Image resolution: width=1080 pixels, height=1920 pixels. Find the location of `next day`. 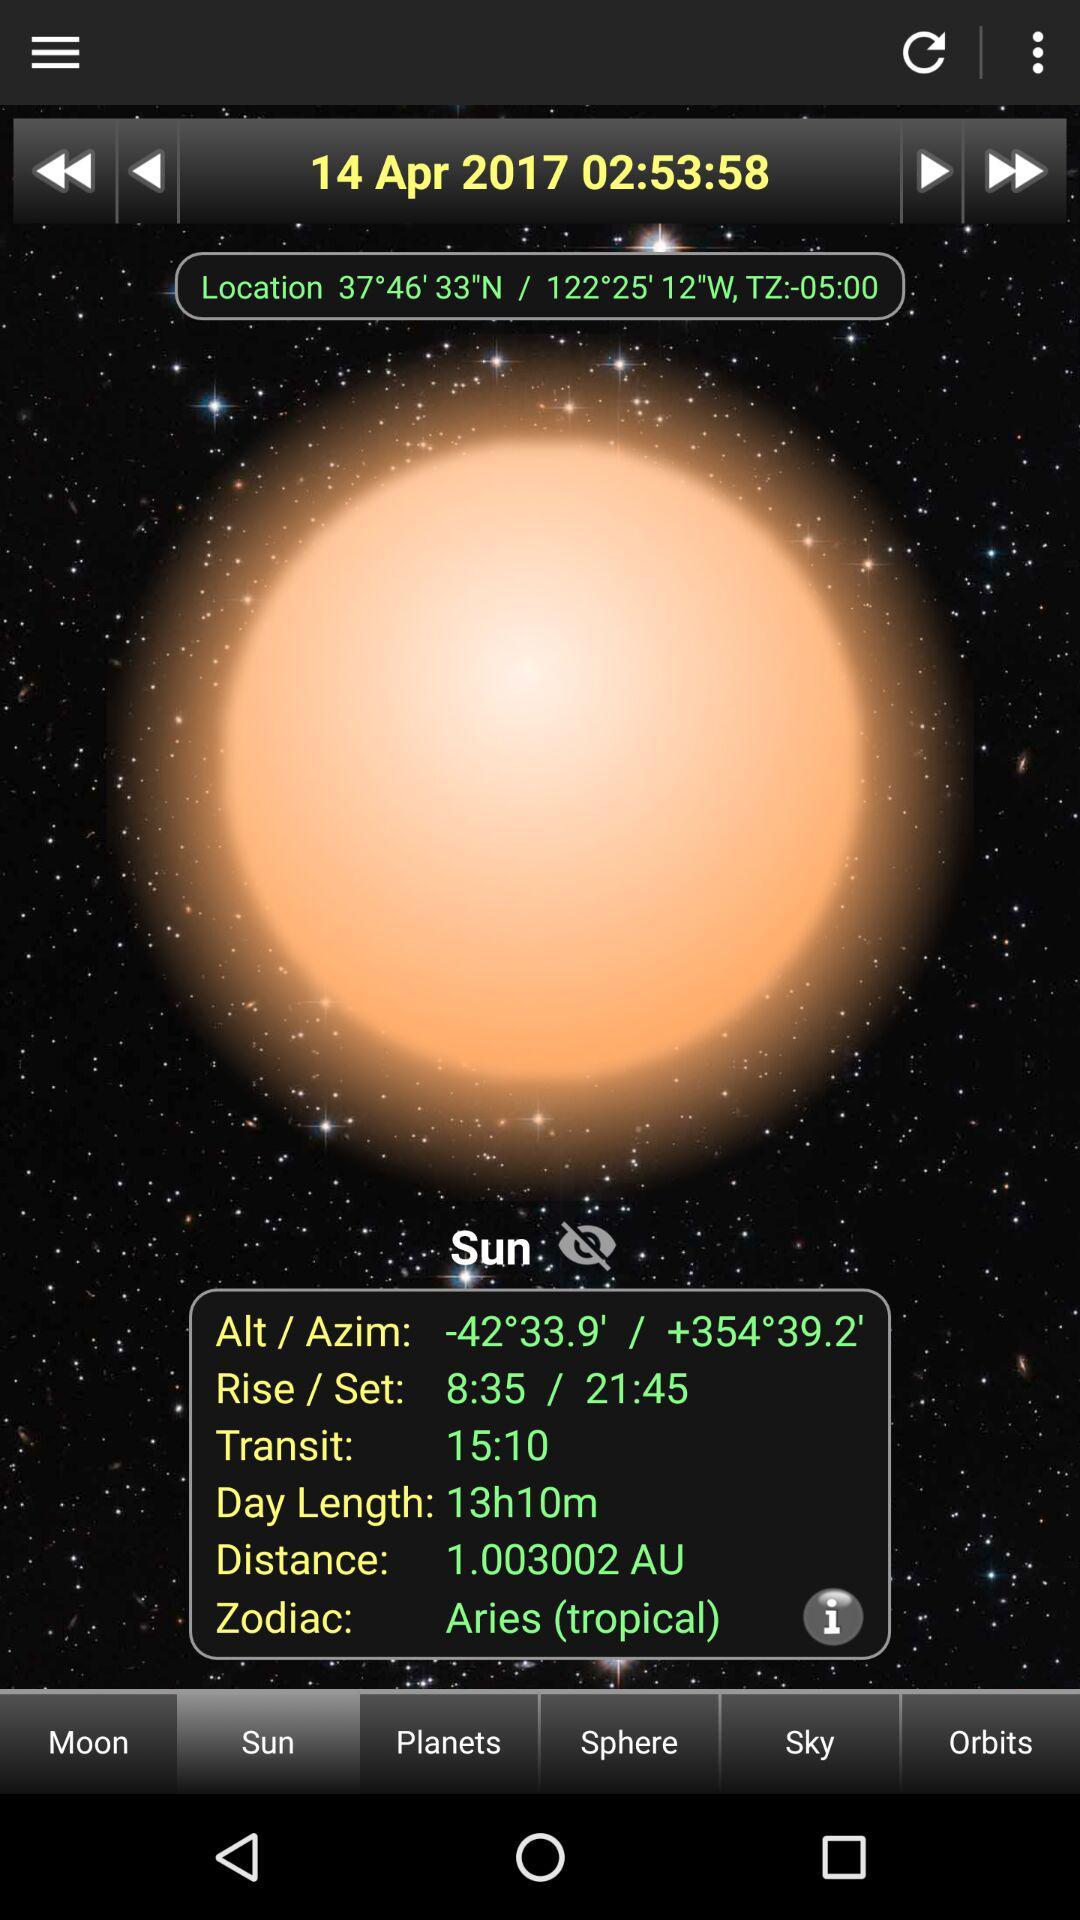

next day is located at coordinates (932, 171).